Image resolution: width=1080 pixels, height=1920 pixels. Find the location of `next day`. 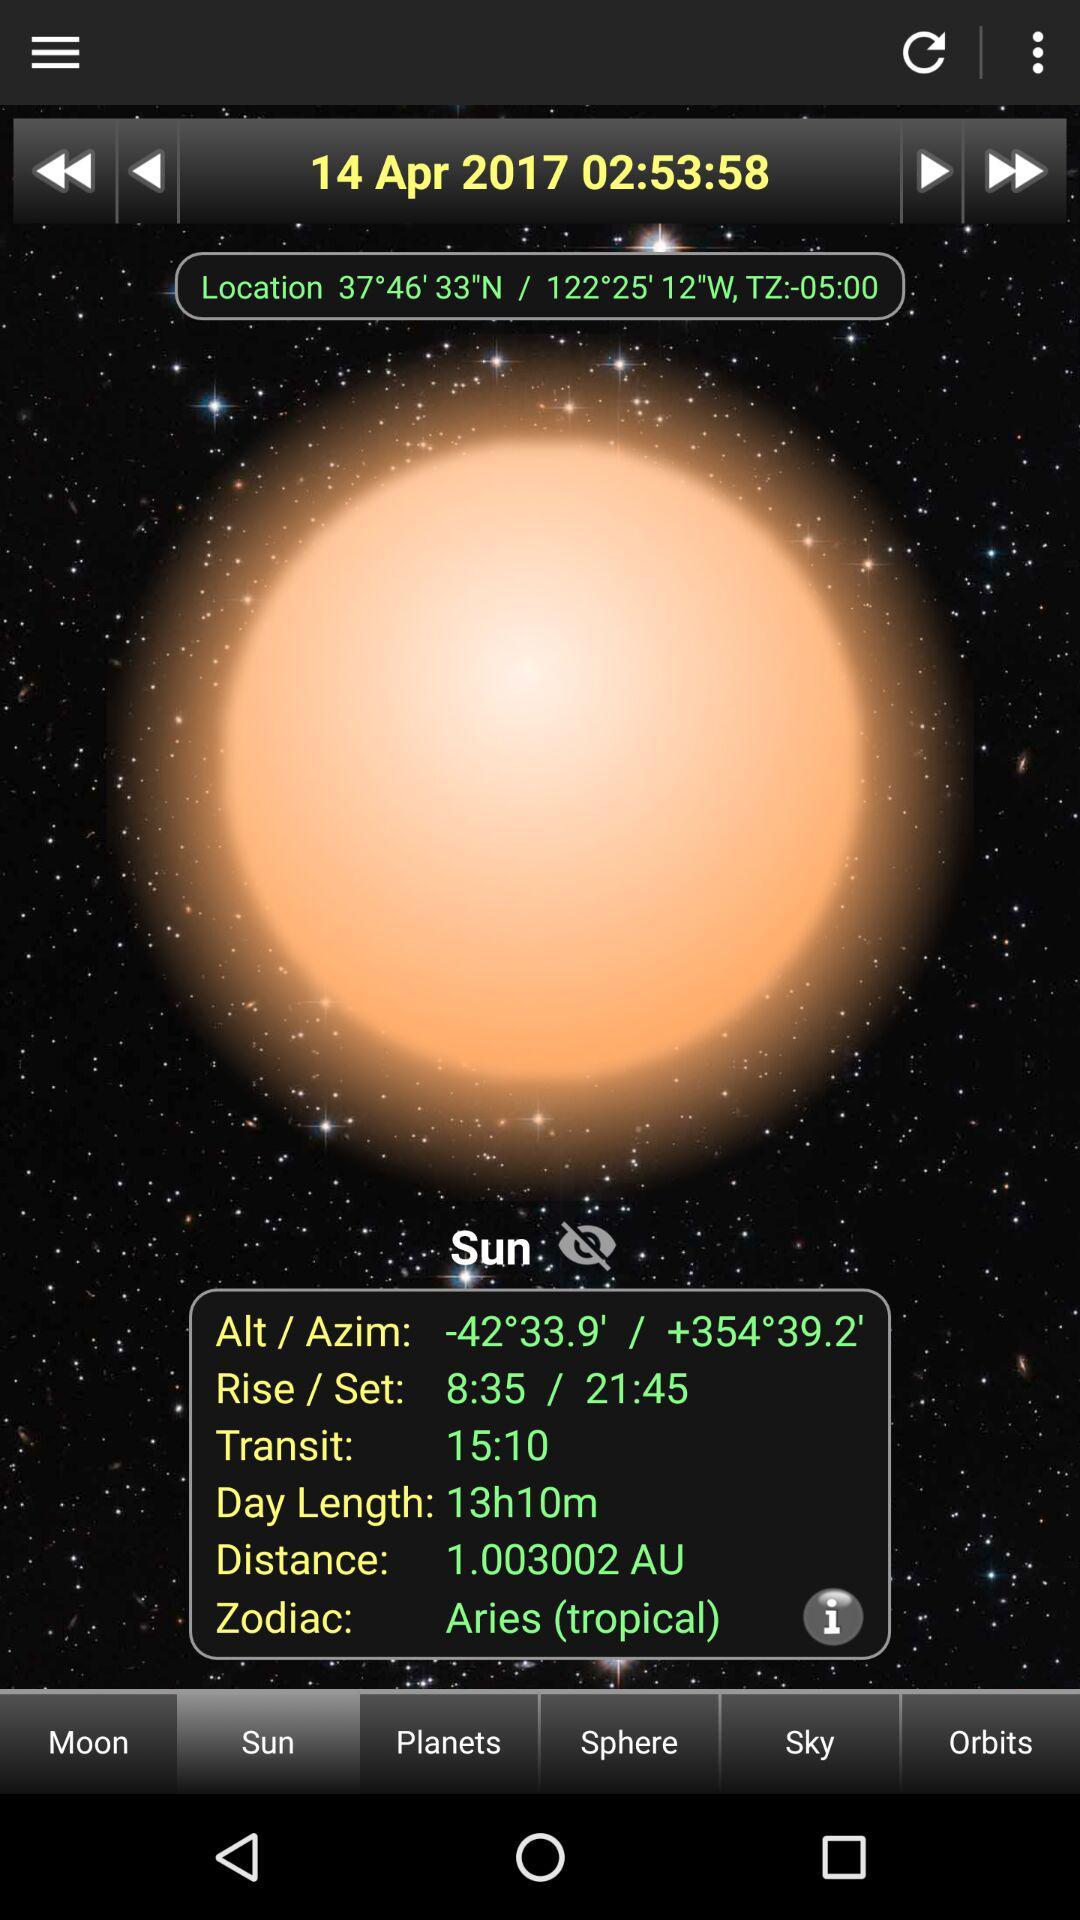

next day is located at coordinates (932, 171).